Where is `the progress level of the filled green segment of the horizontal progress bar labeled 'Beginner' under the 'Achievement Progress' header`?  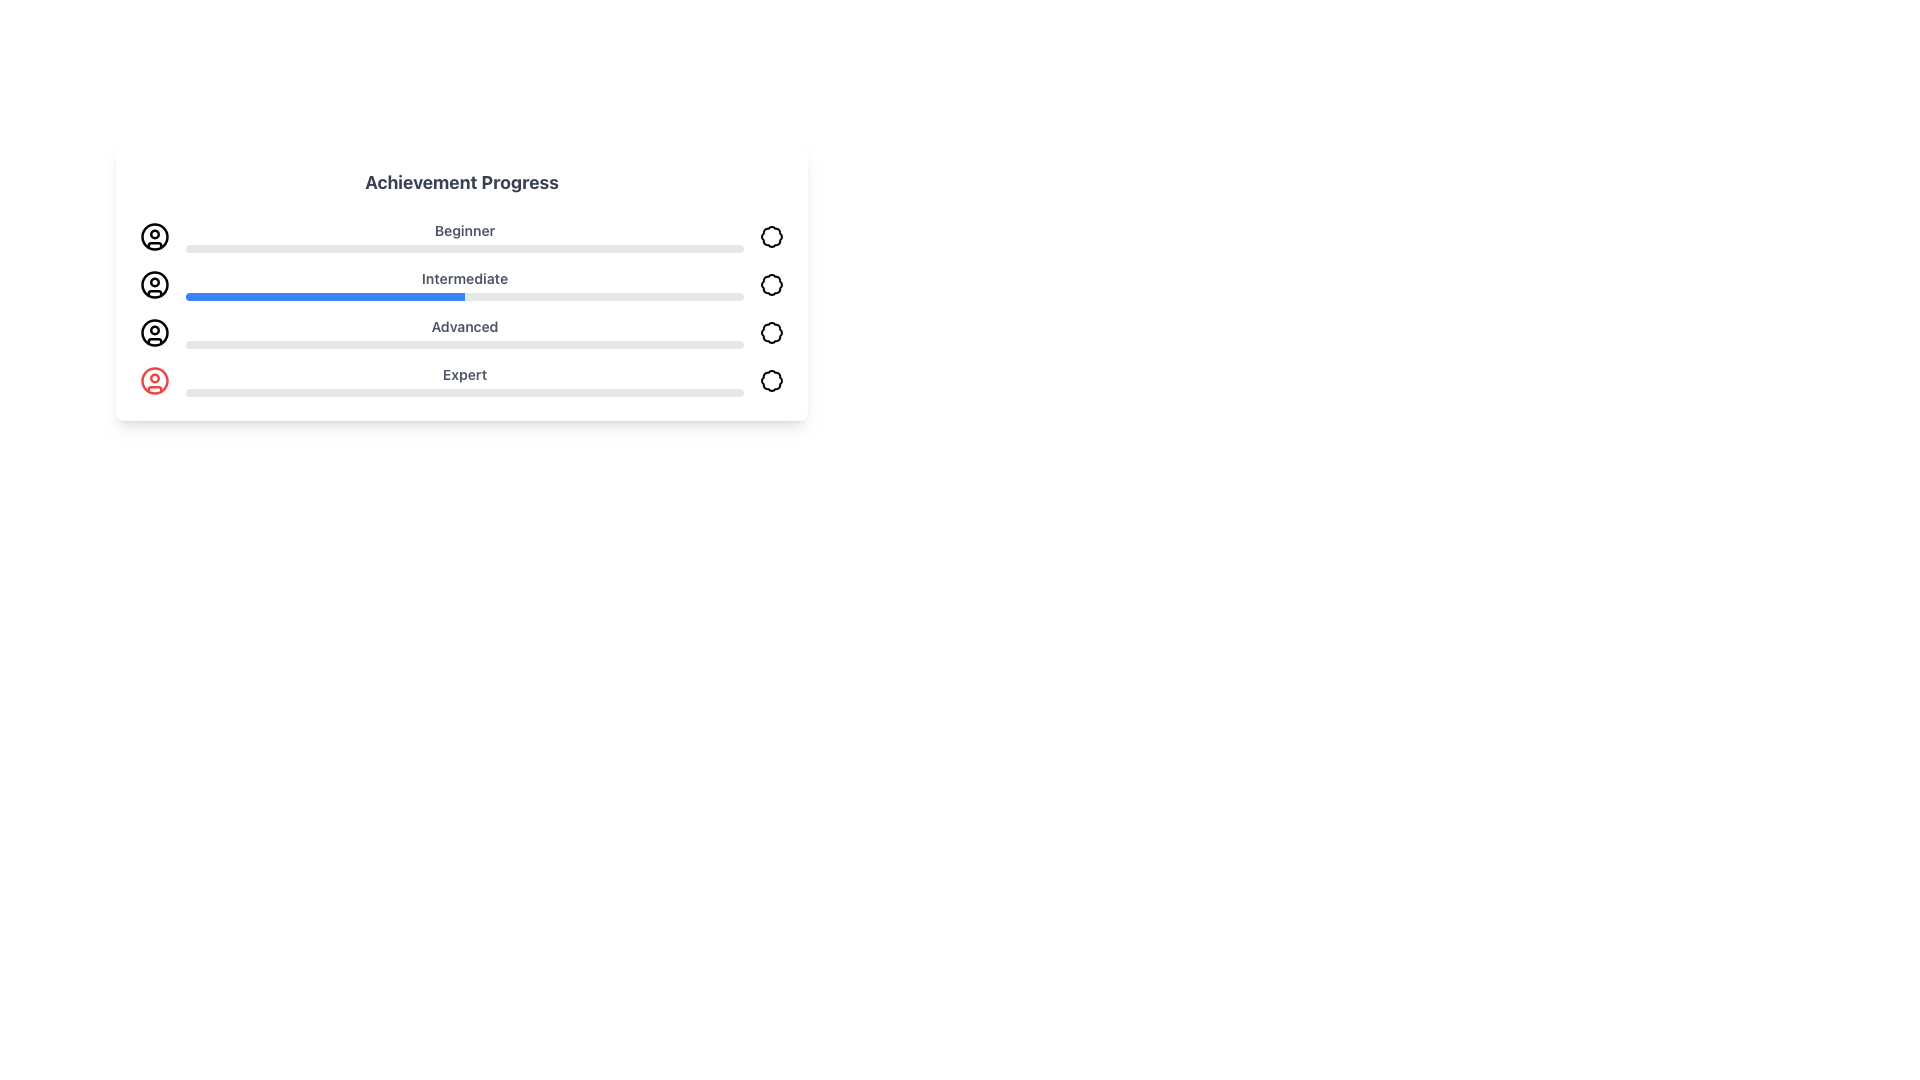
the progress level of the filled green segment of the horizontal progress bar labeled 'Beginner' under the 'Achievement Progress' header is located at coordinates (240, 248).